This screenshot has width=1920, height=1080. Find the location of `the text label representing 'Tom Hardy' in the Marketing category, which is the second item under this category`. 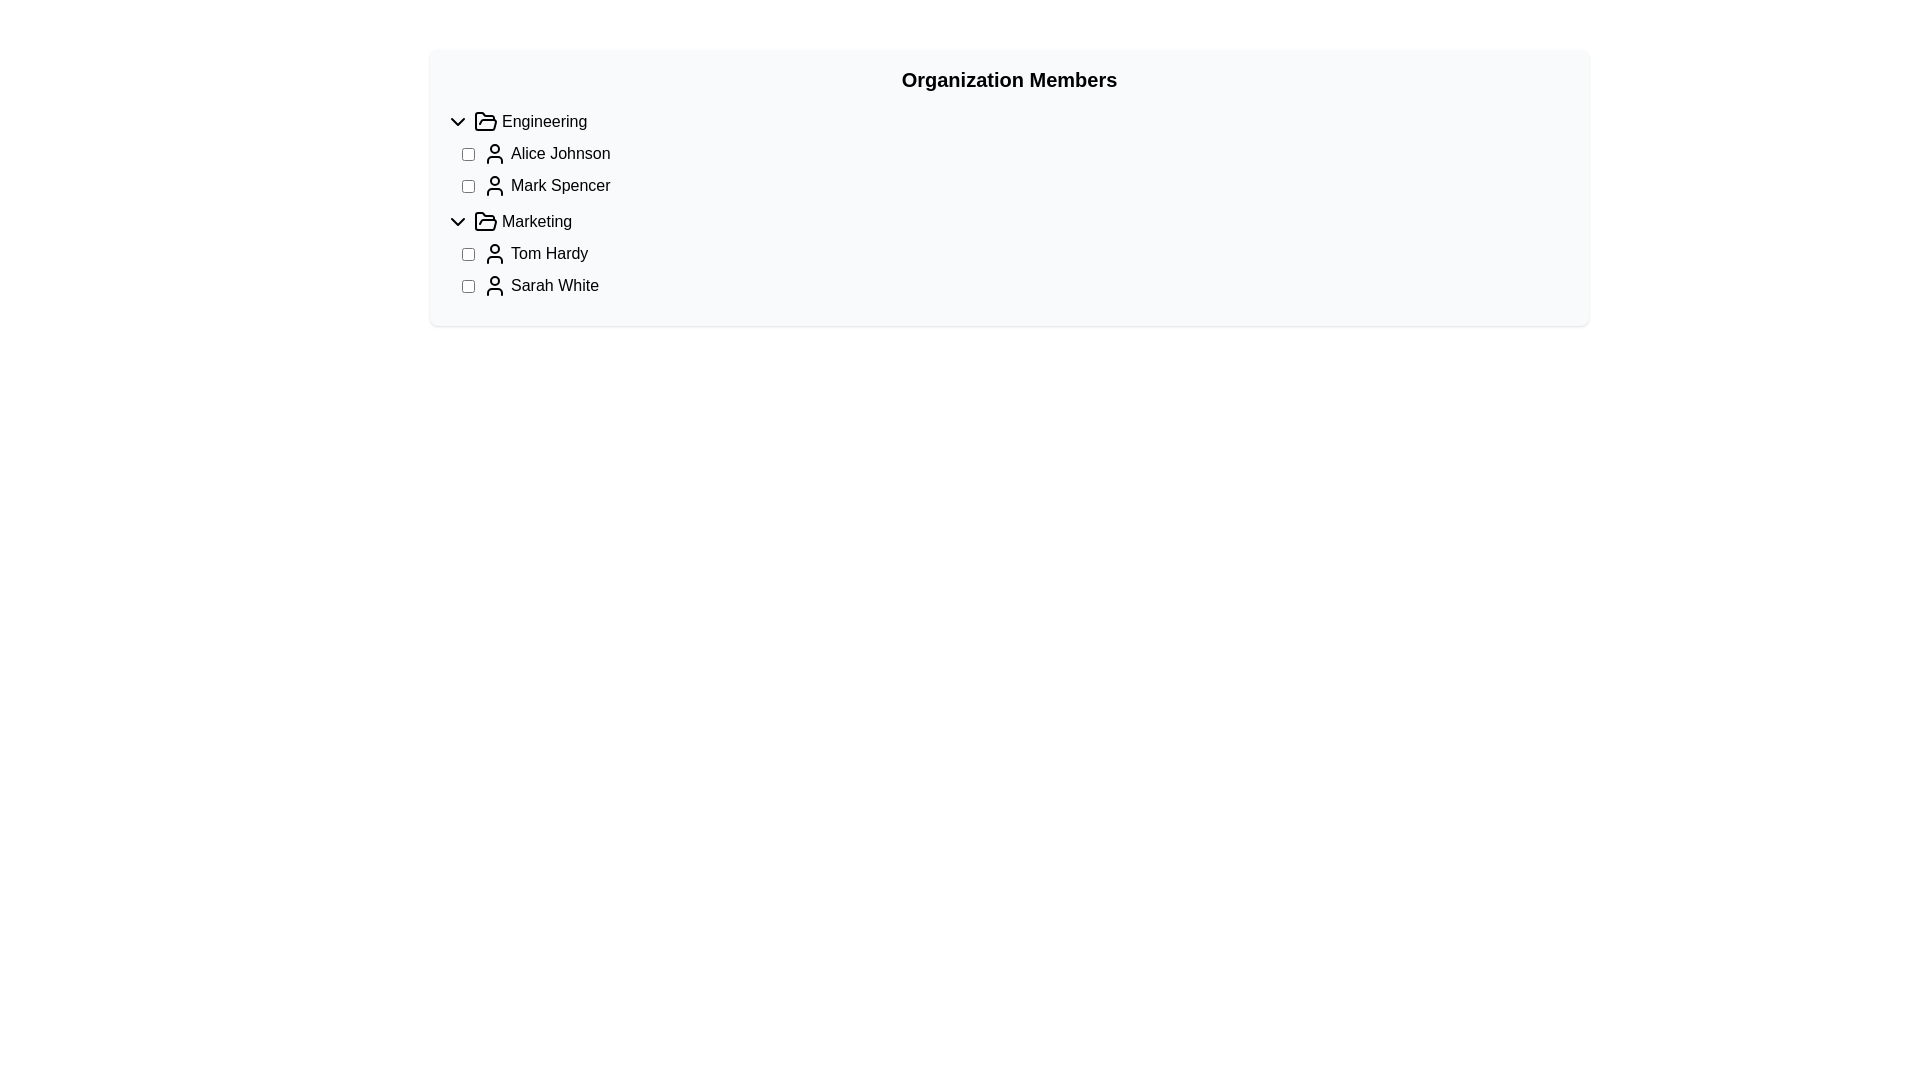

the text label representing 'Tom Hardy' in the Marketing category, which is the second item under this category is located at coordinates (549, 253).